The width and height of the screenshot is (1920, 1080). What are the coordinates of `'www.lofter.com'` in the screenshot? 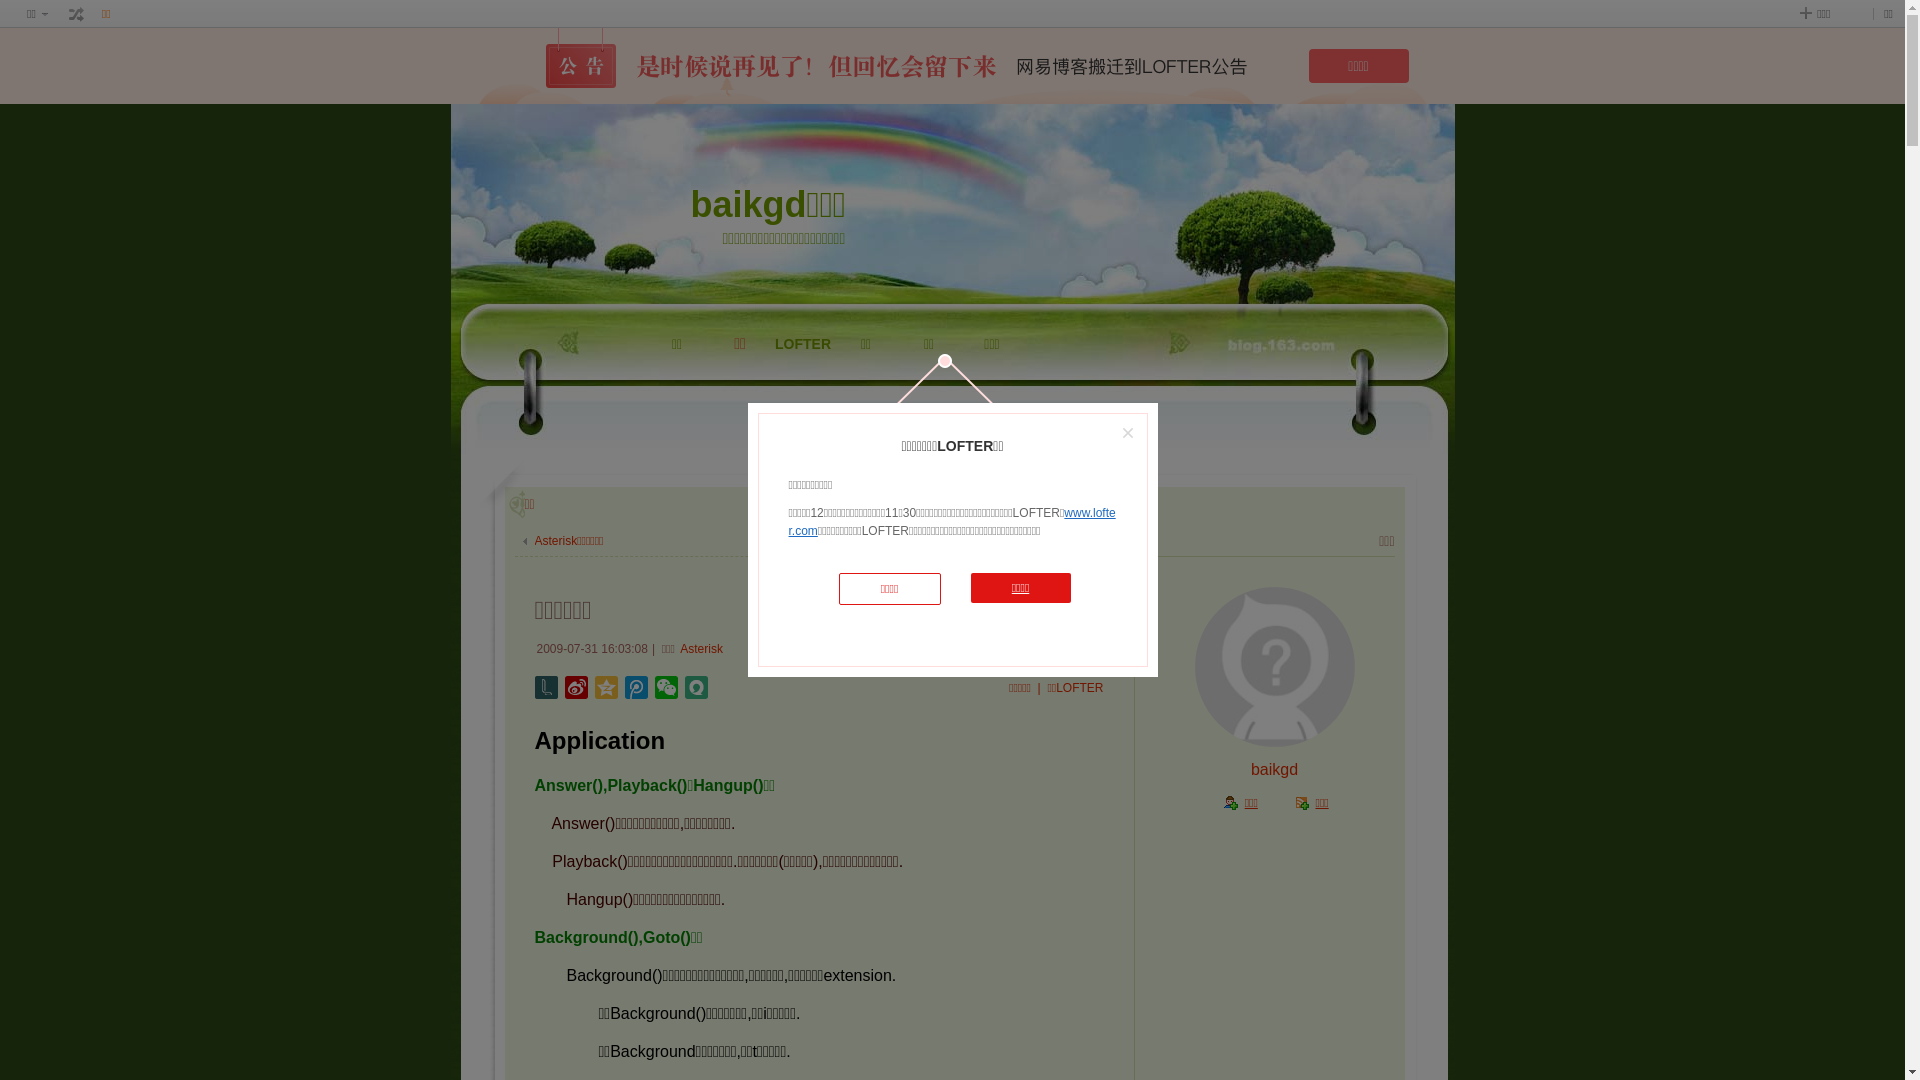 It's located at (950, 520).